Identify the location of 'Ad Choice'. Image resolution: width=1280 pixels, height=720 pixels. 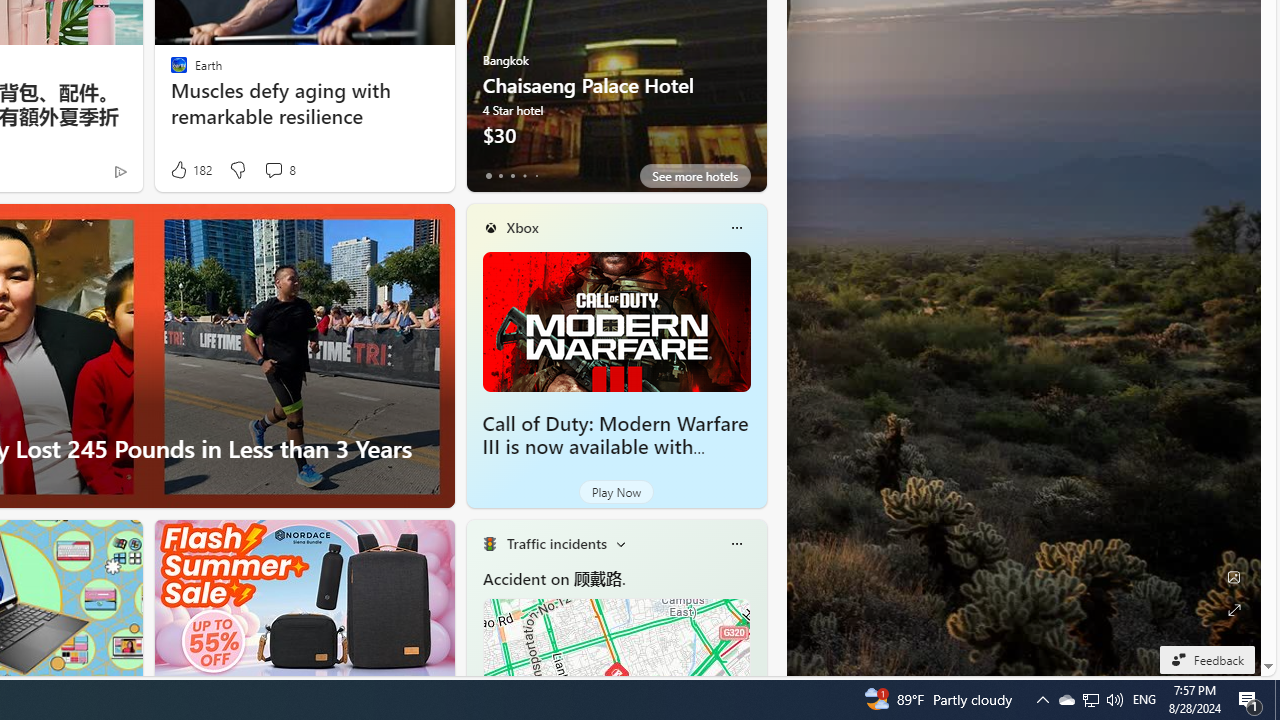
(119, 170).